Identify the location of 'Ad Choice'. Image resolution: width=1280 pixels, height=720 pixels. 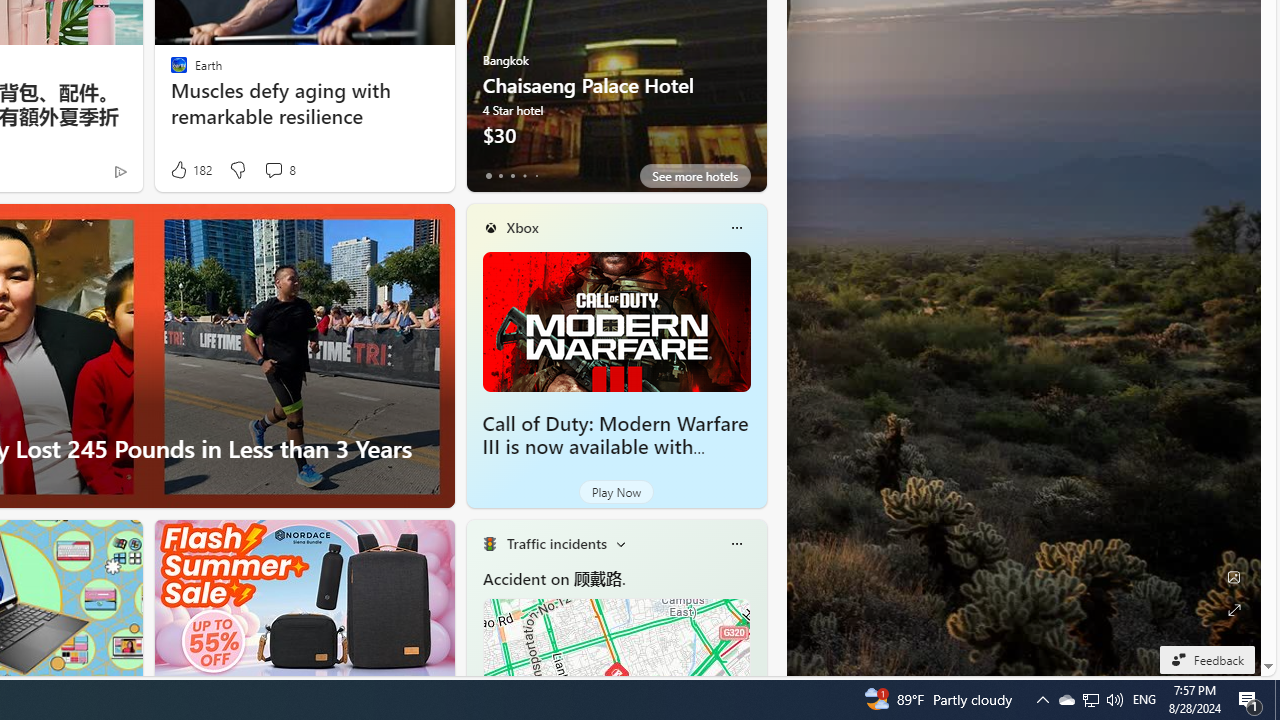
(119, 170).